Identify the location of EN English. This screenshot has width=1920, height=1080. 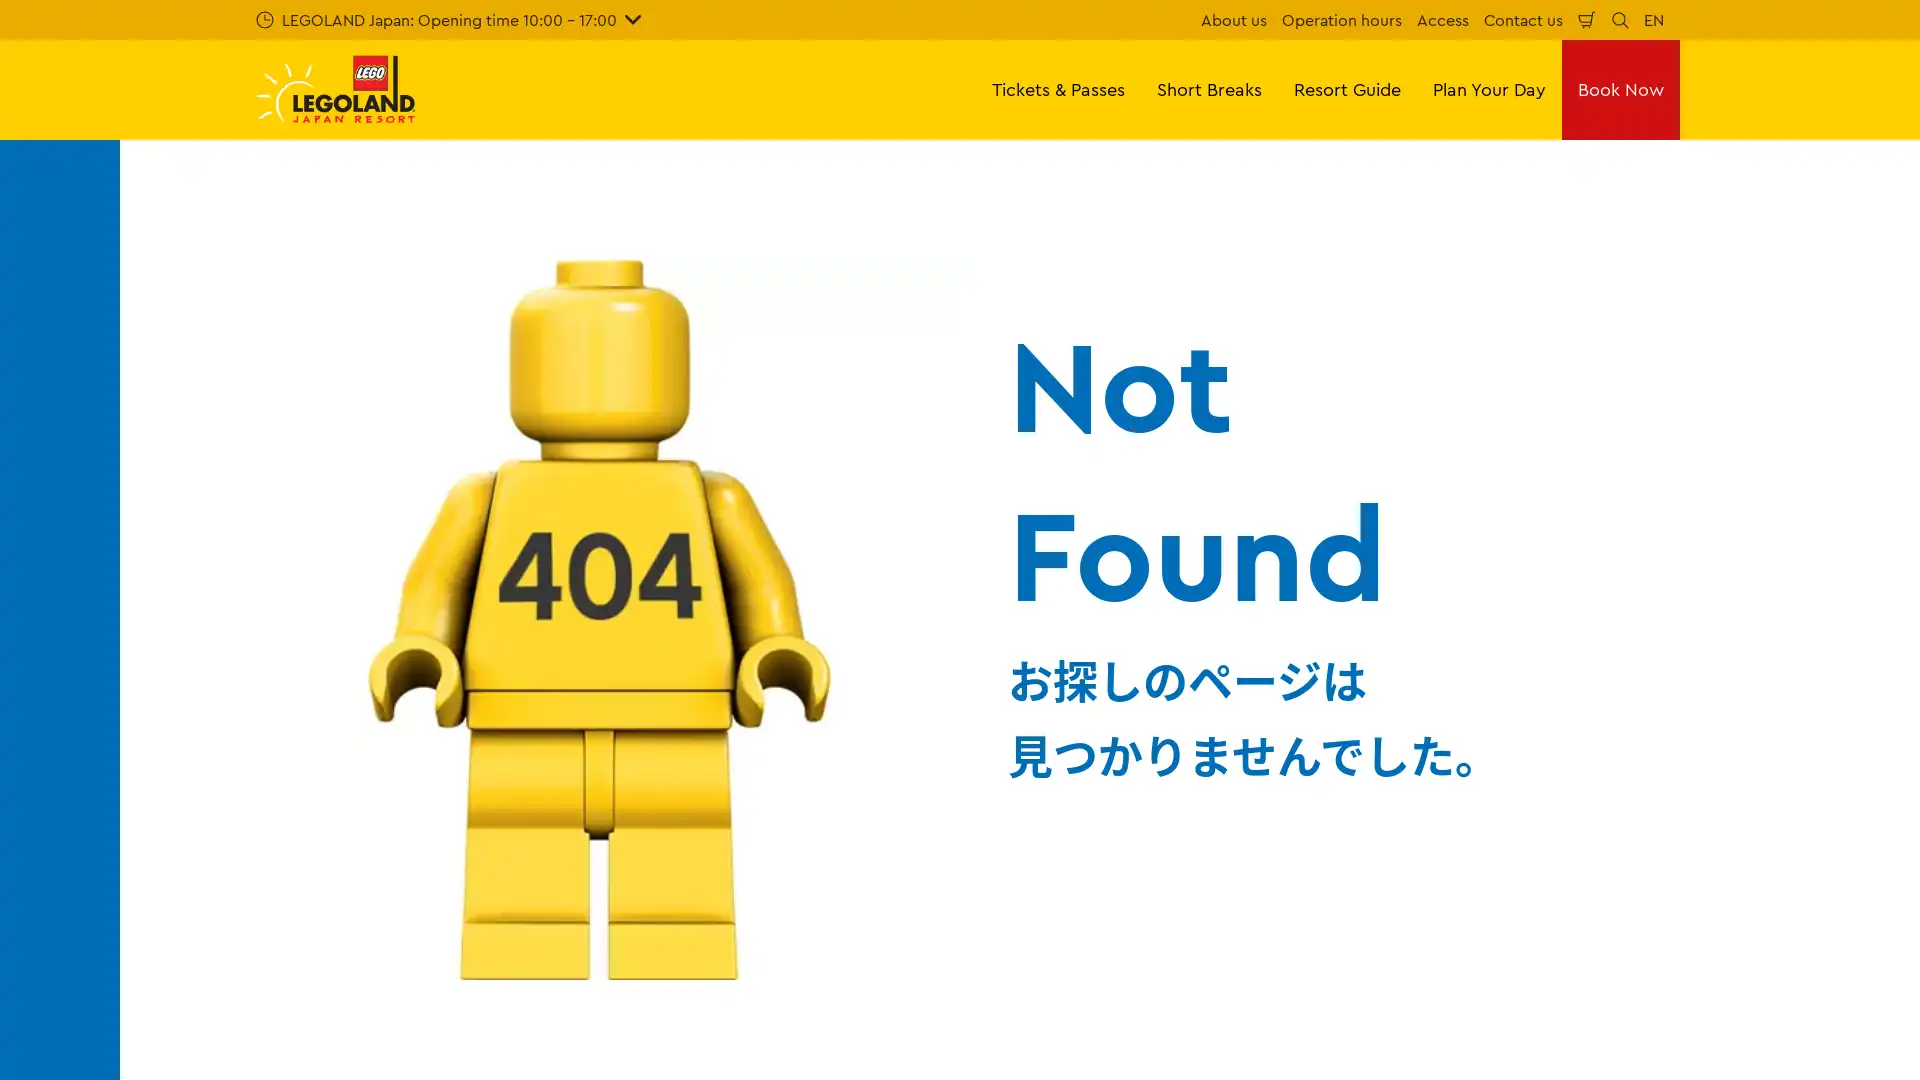
(1654, 19).